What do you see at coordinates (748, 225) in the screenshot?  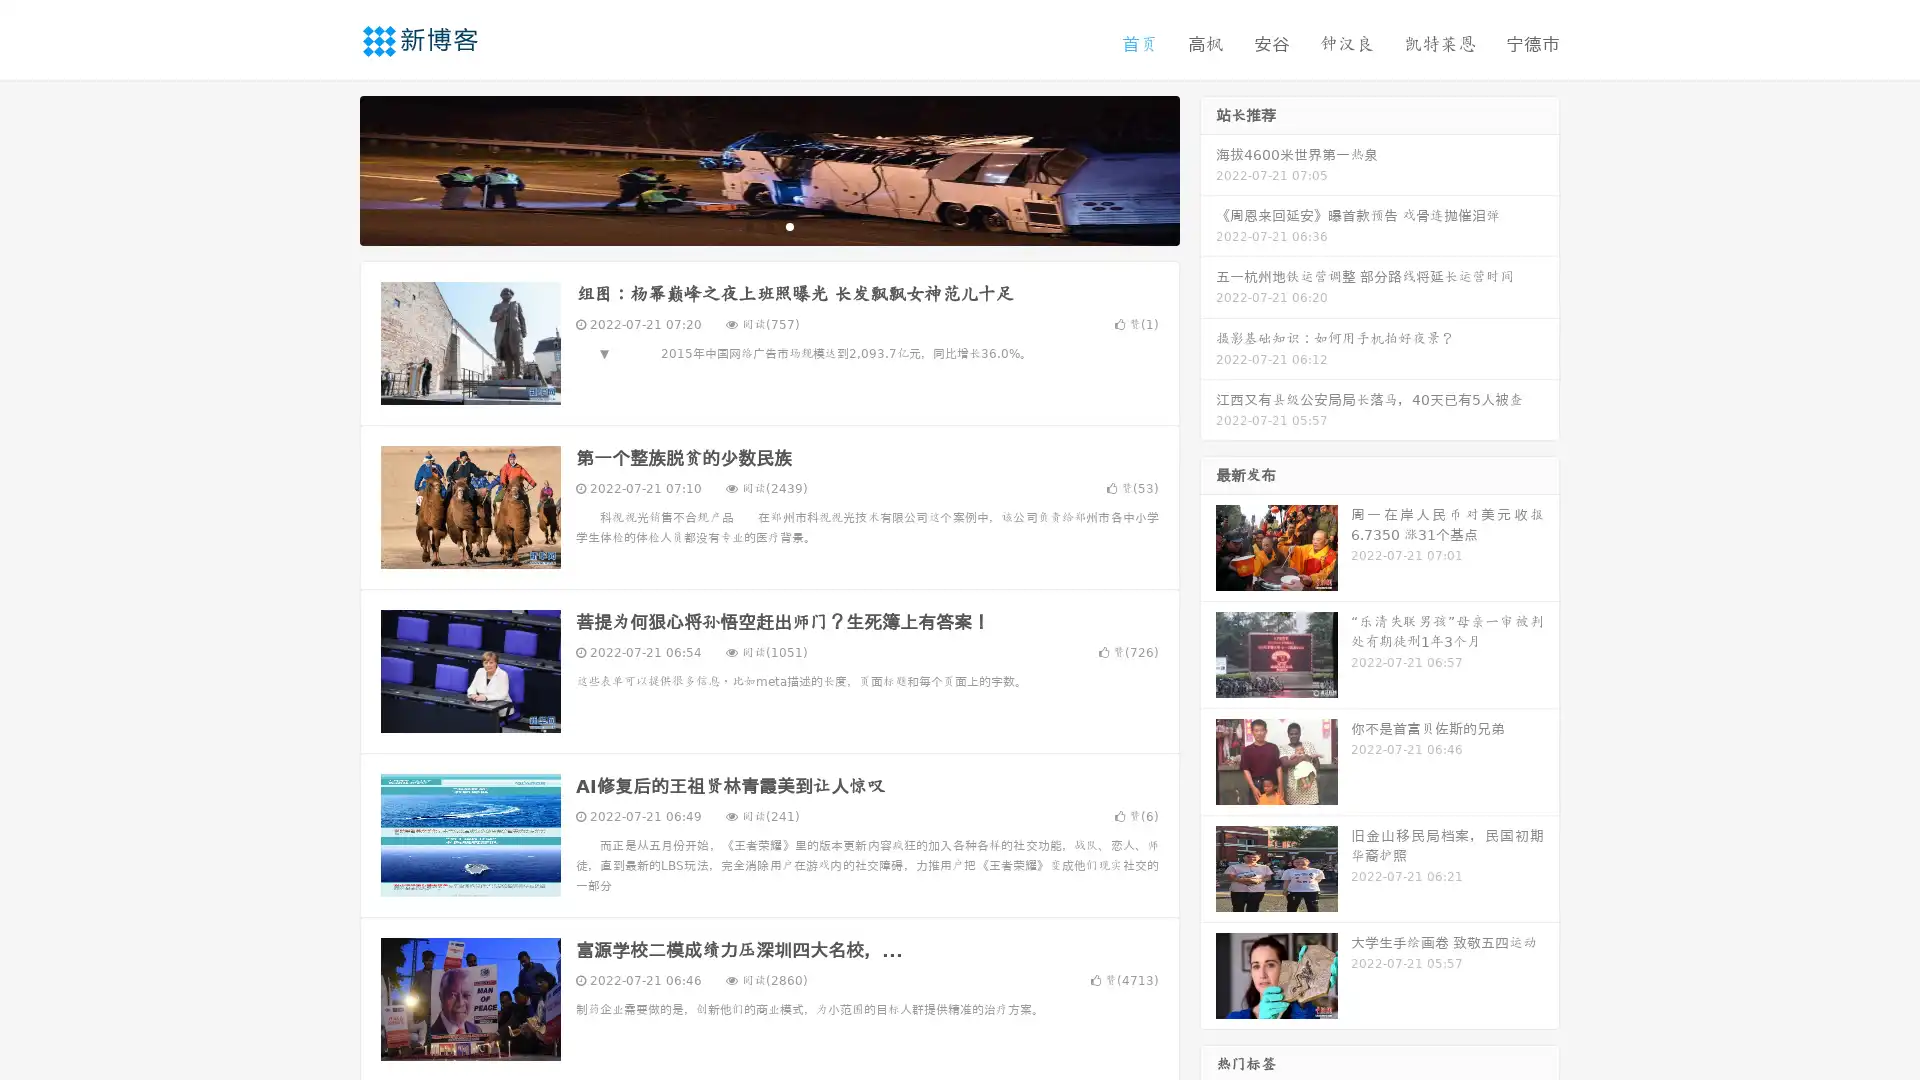 I see `Go to slide 1` at bounding box center [748, 225].